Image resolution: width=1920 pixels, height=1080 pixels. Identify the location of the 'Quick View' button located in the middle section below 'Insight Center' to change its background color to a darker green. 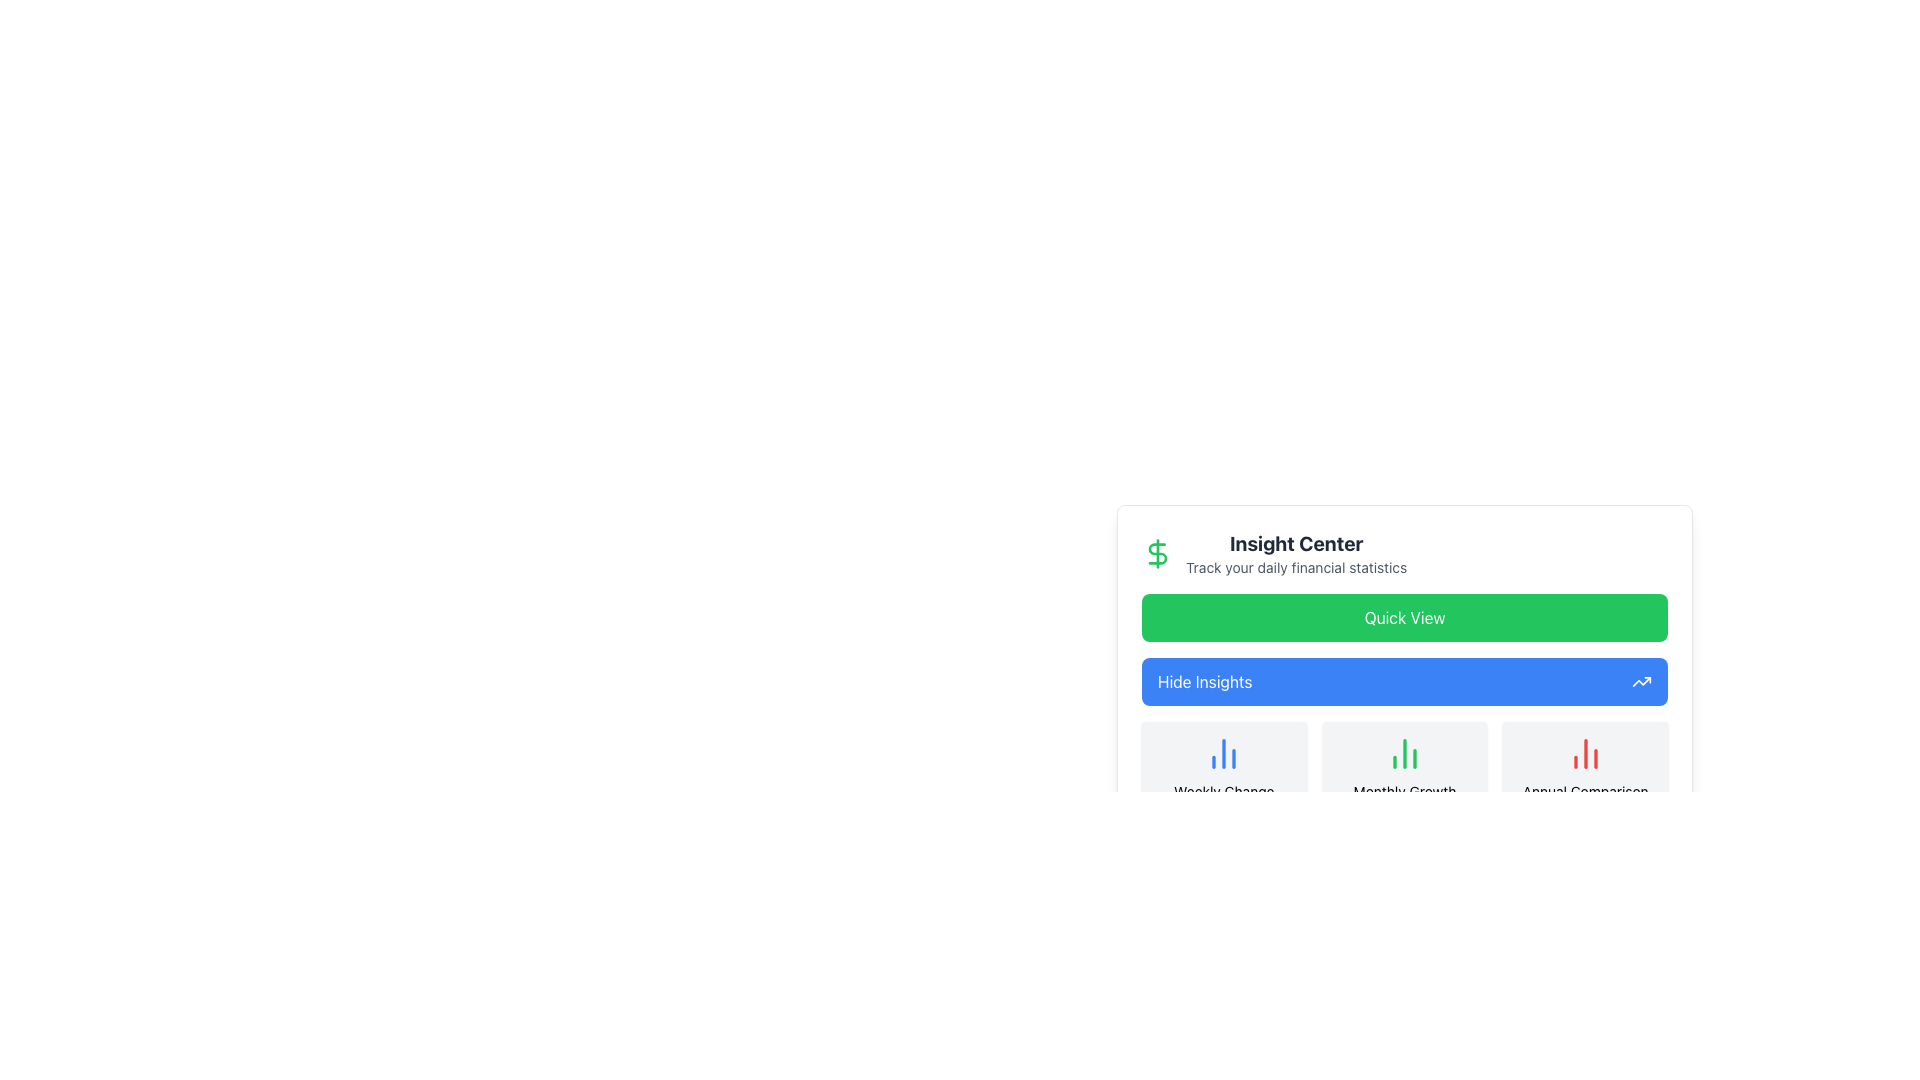
(1404, 616).